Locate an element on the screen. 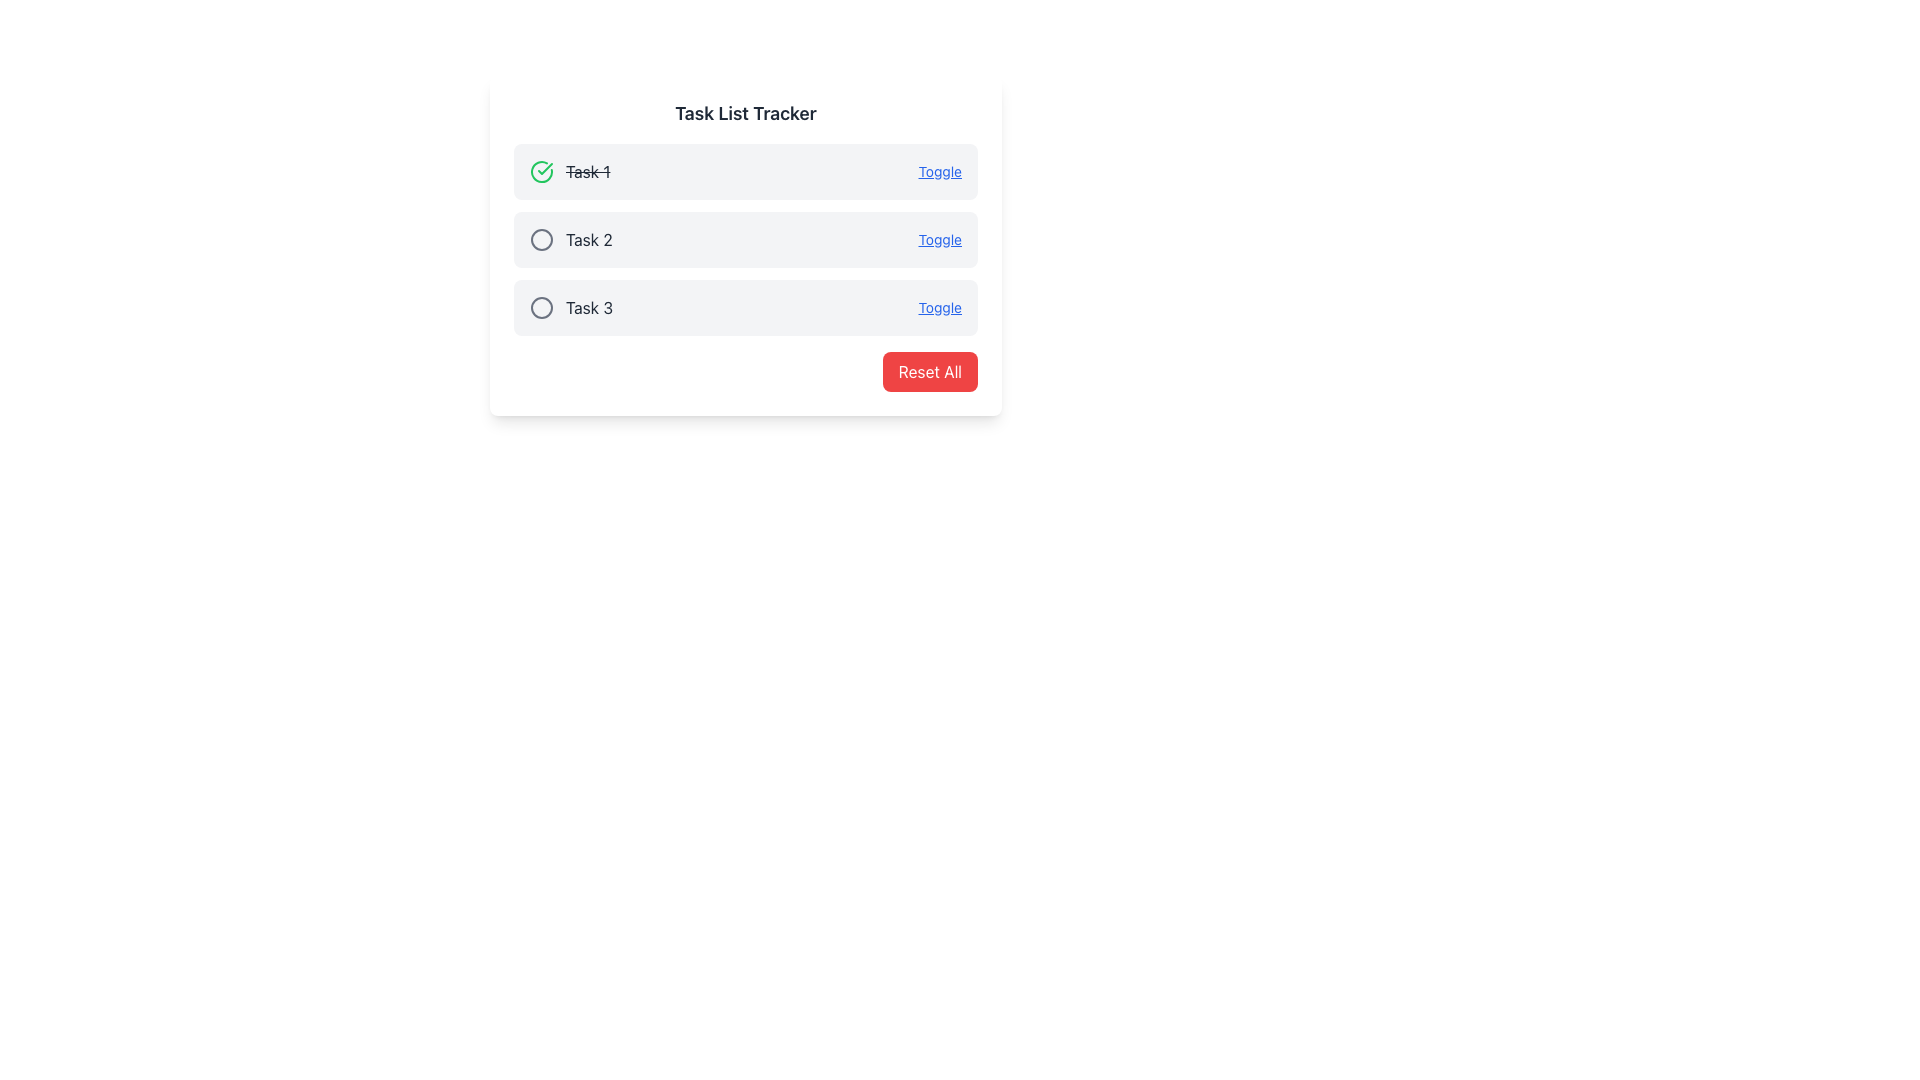  the SVG circle element representing the task completion status for 'Task 2' in the list is located at coordinates (542, 238).